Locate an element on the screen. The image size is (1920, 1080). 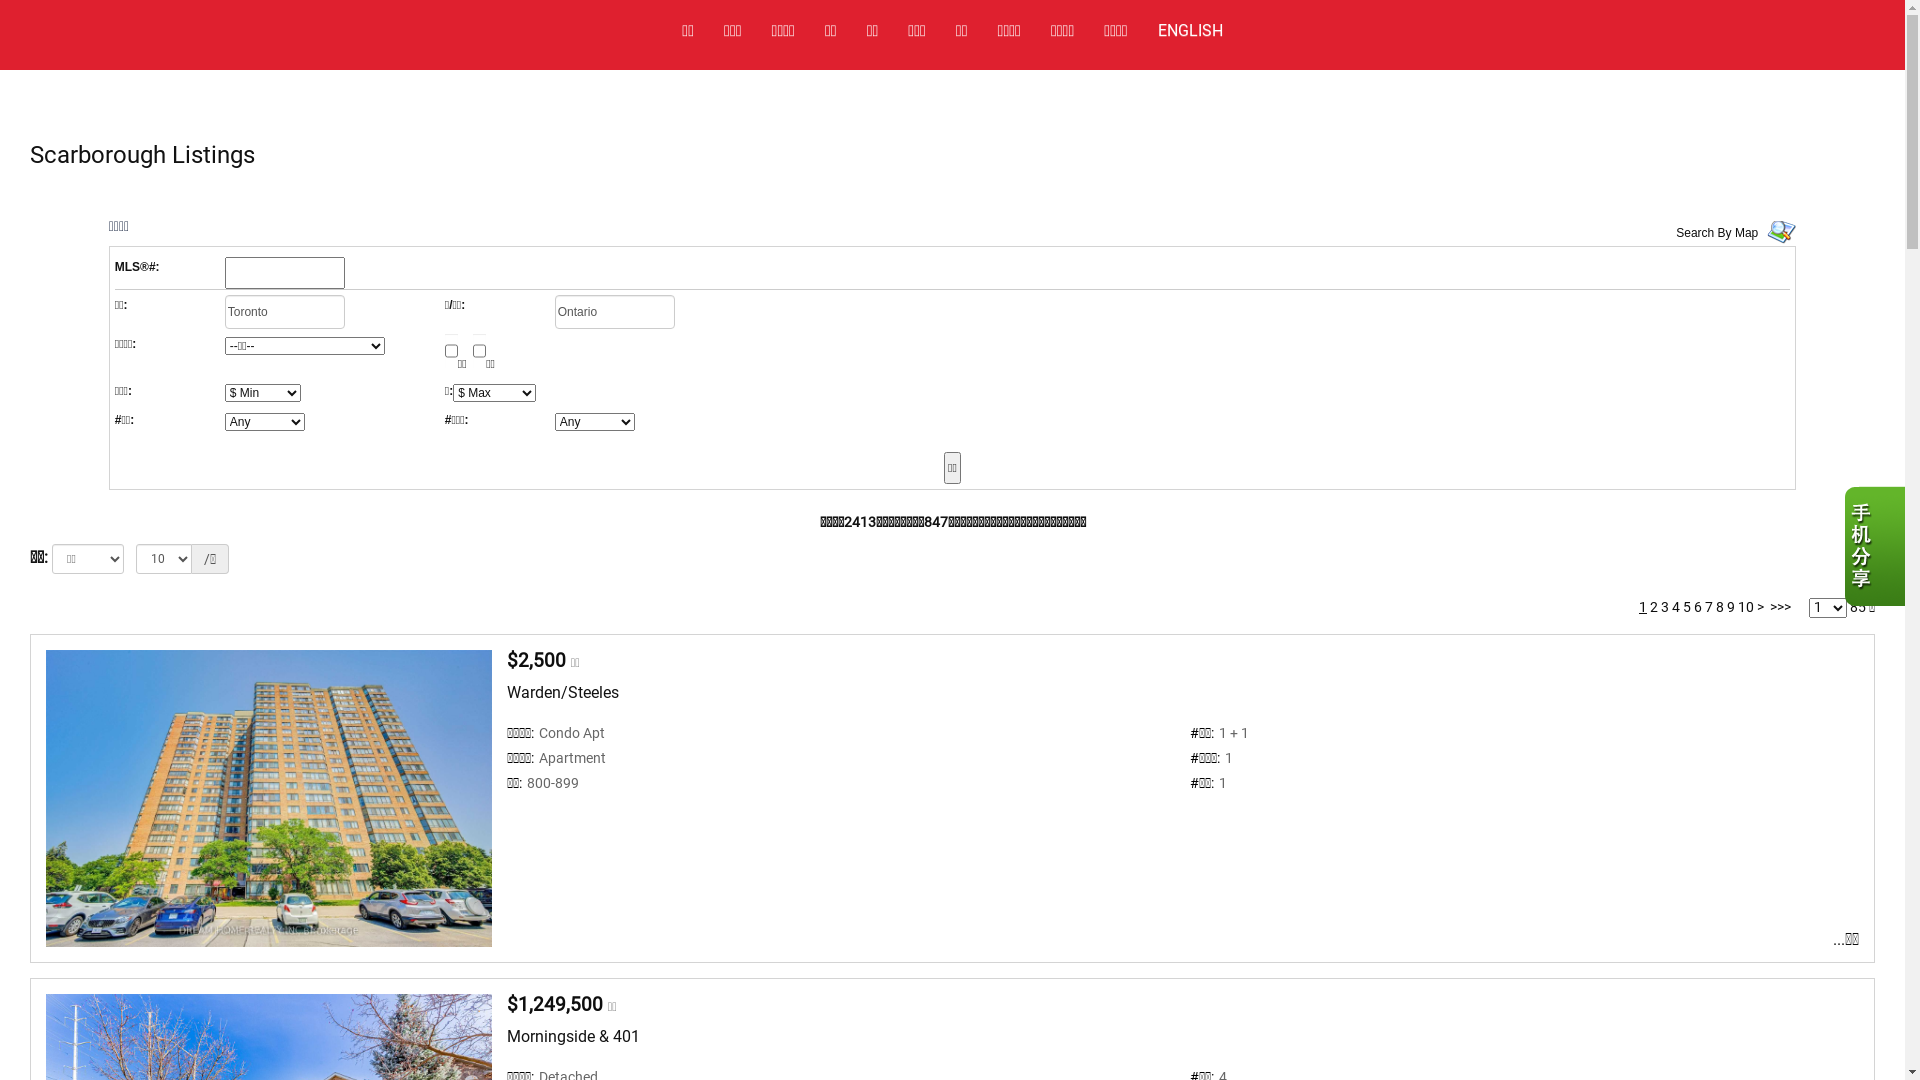
'Search By Map' is located at coordinates (1716, 231).